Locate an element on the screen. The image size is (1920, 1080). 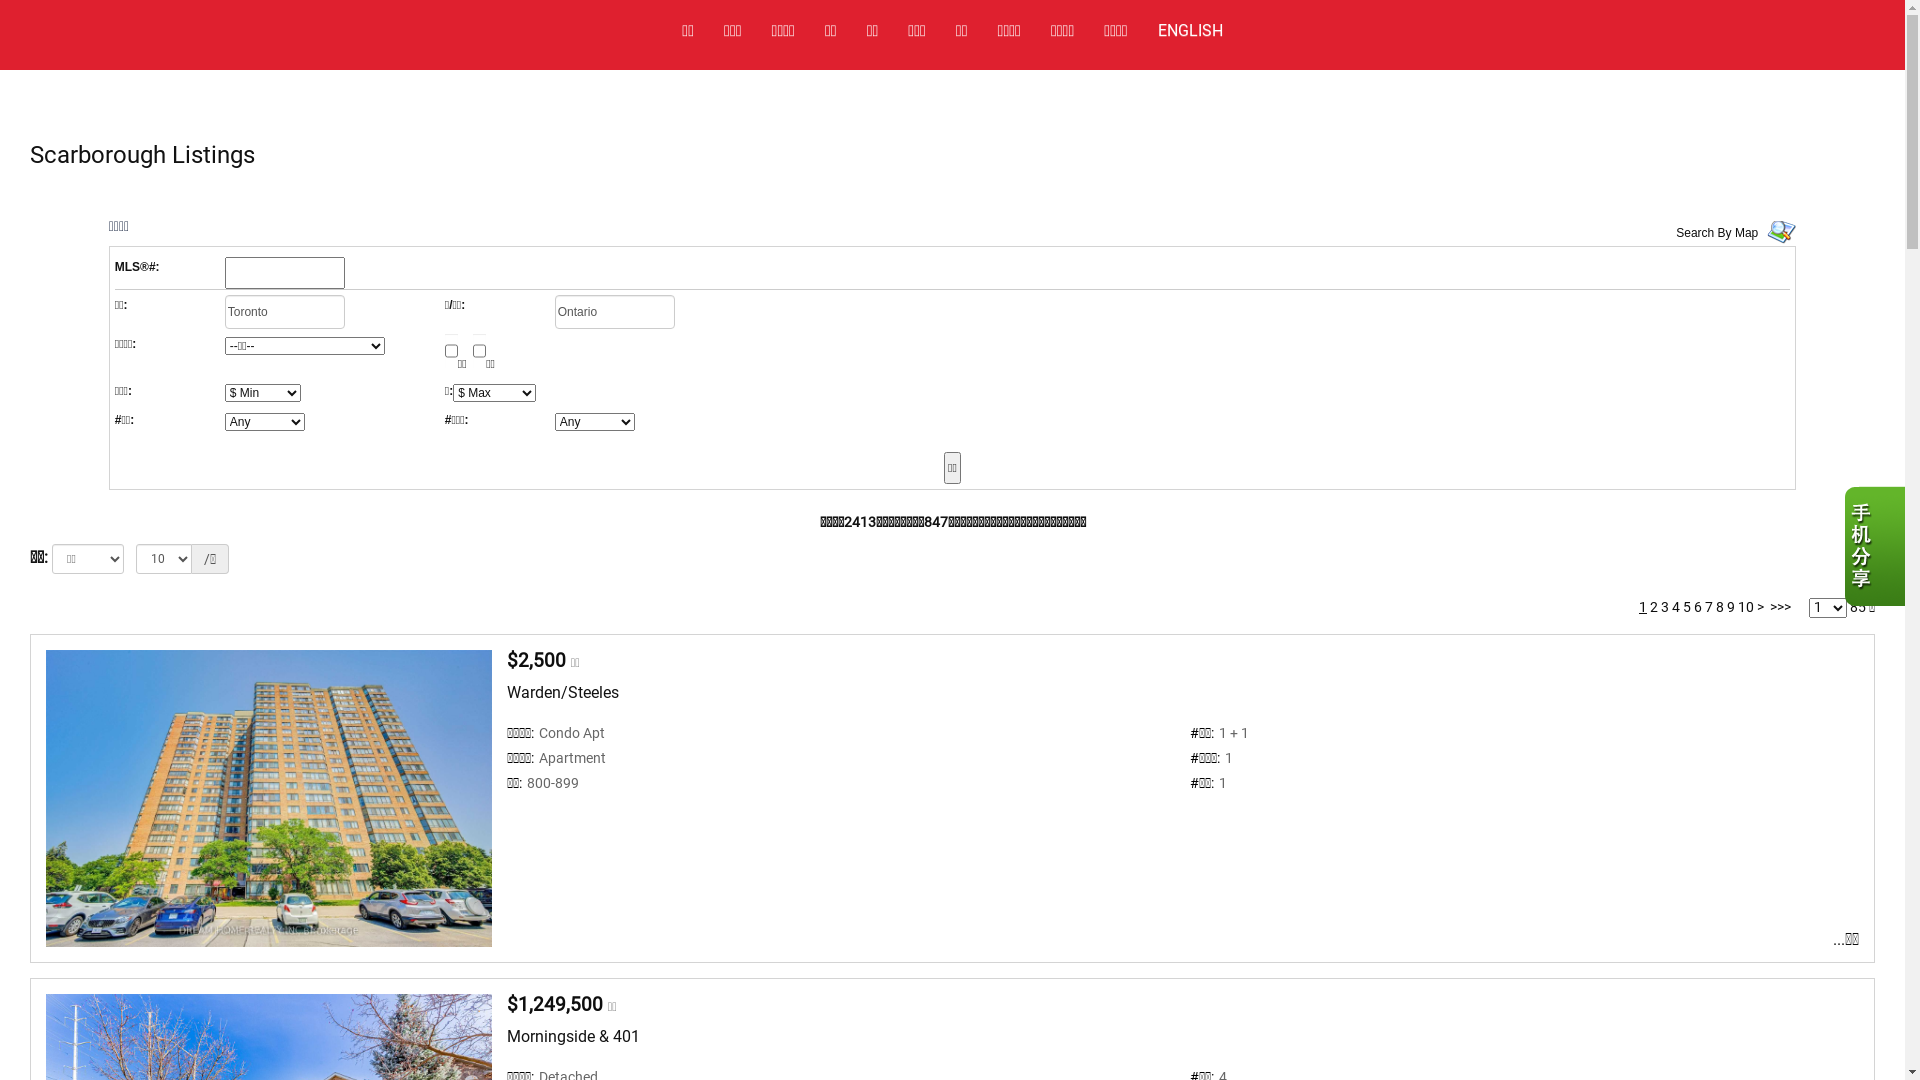
'Search By Map' is located at coordinates (1716, 231).